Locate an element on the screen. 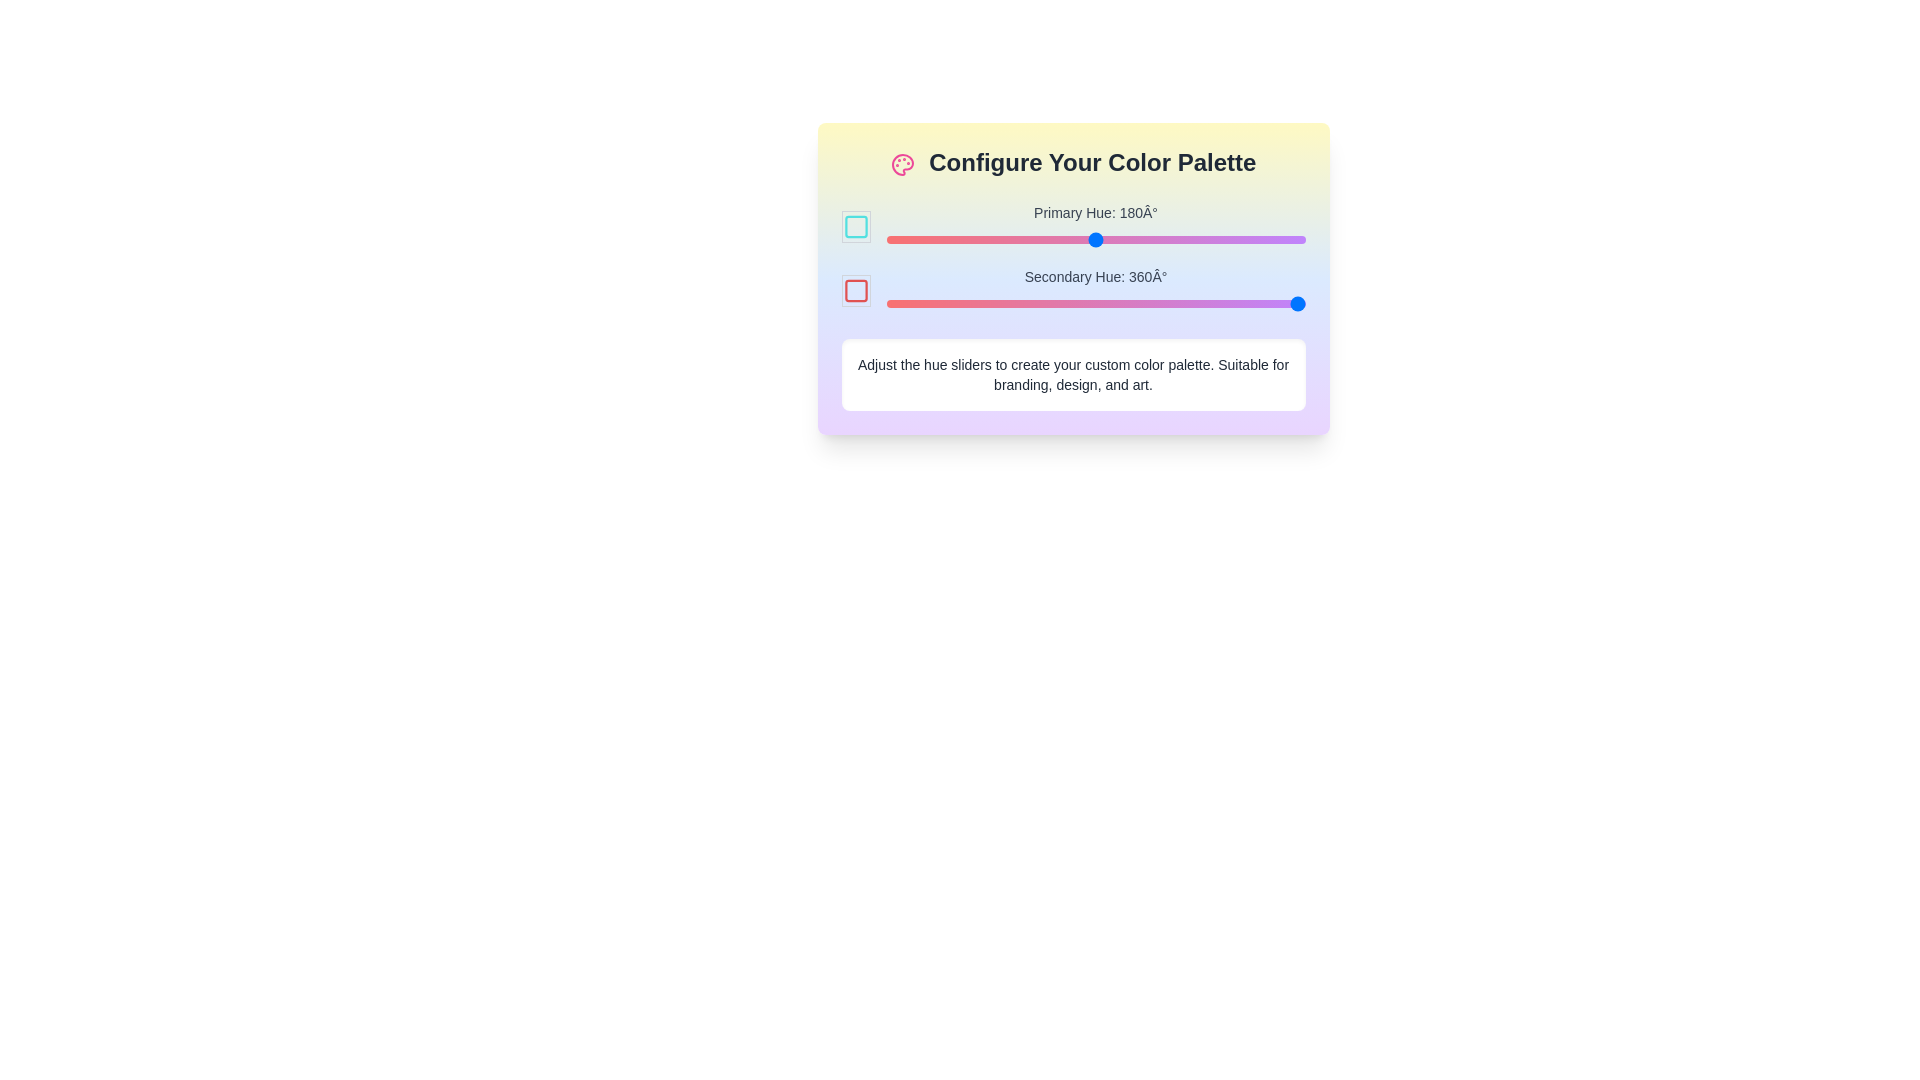 Image resolution: width=1920 pixels, height=1080 pixels. the secondary hue slider to 265° is located at coordinates (1195, 304).